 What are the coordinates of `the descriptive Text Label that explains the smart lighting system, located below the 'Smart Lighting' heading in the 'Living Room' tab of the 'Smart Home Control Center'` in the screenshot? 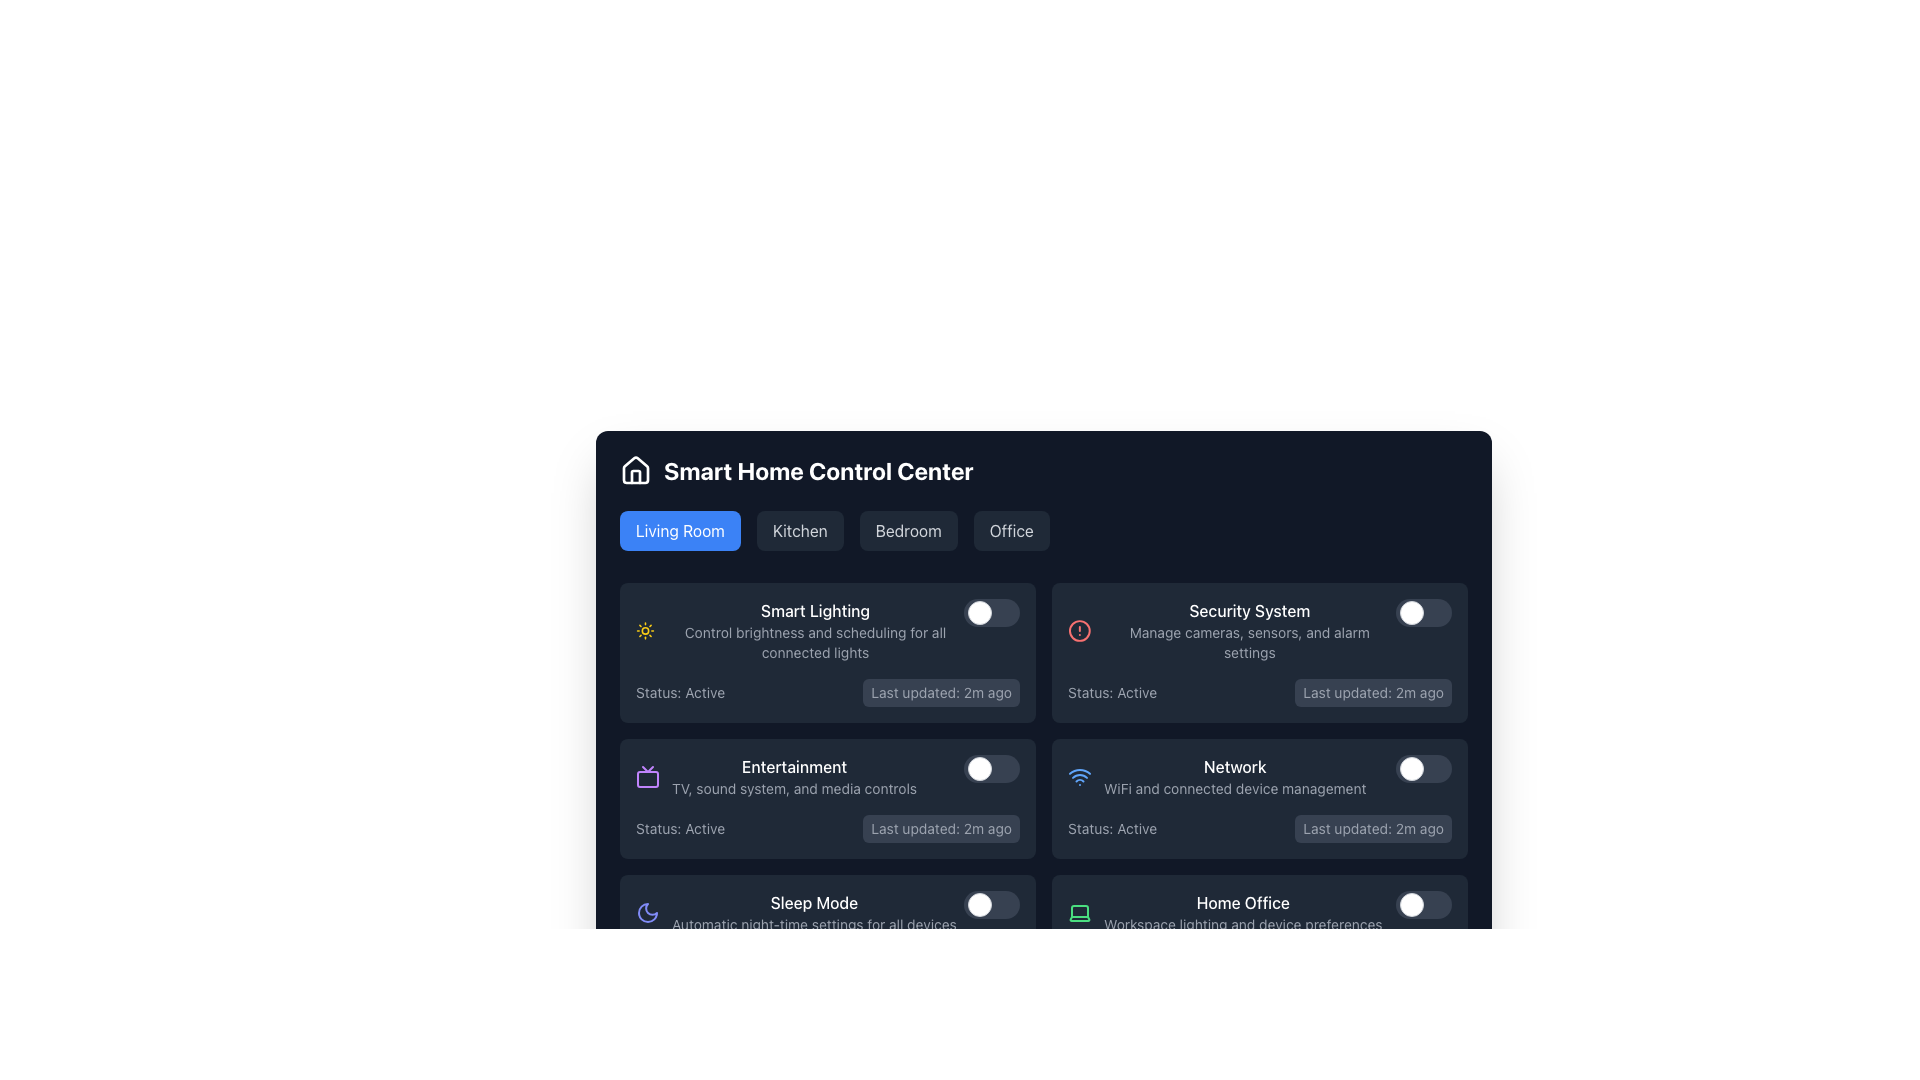 It's located at (815, 643).